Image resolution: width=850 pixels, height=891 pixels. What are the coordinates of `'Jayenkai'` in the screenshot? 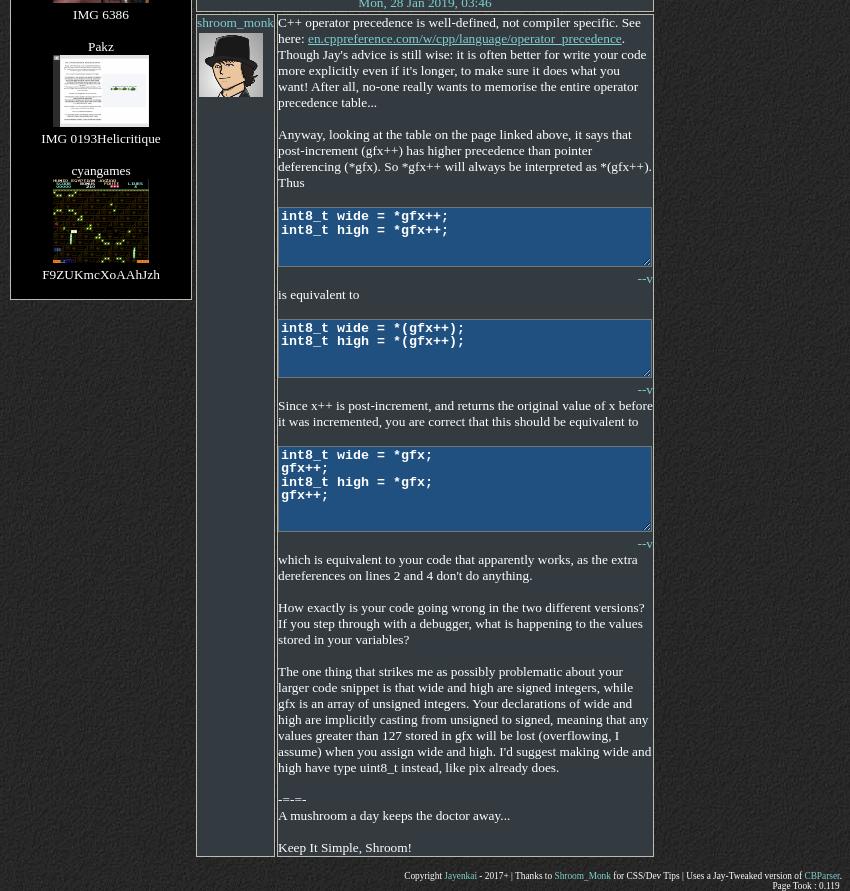 It's located at (459, 875).